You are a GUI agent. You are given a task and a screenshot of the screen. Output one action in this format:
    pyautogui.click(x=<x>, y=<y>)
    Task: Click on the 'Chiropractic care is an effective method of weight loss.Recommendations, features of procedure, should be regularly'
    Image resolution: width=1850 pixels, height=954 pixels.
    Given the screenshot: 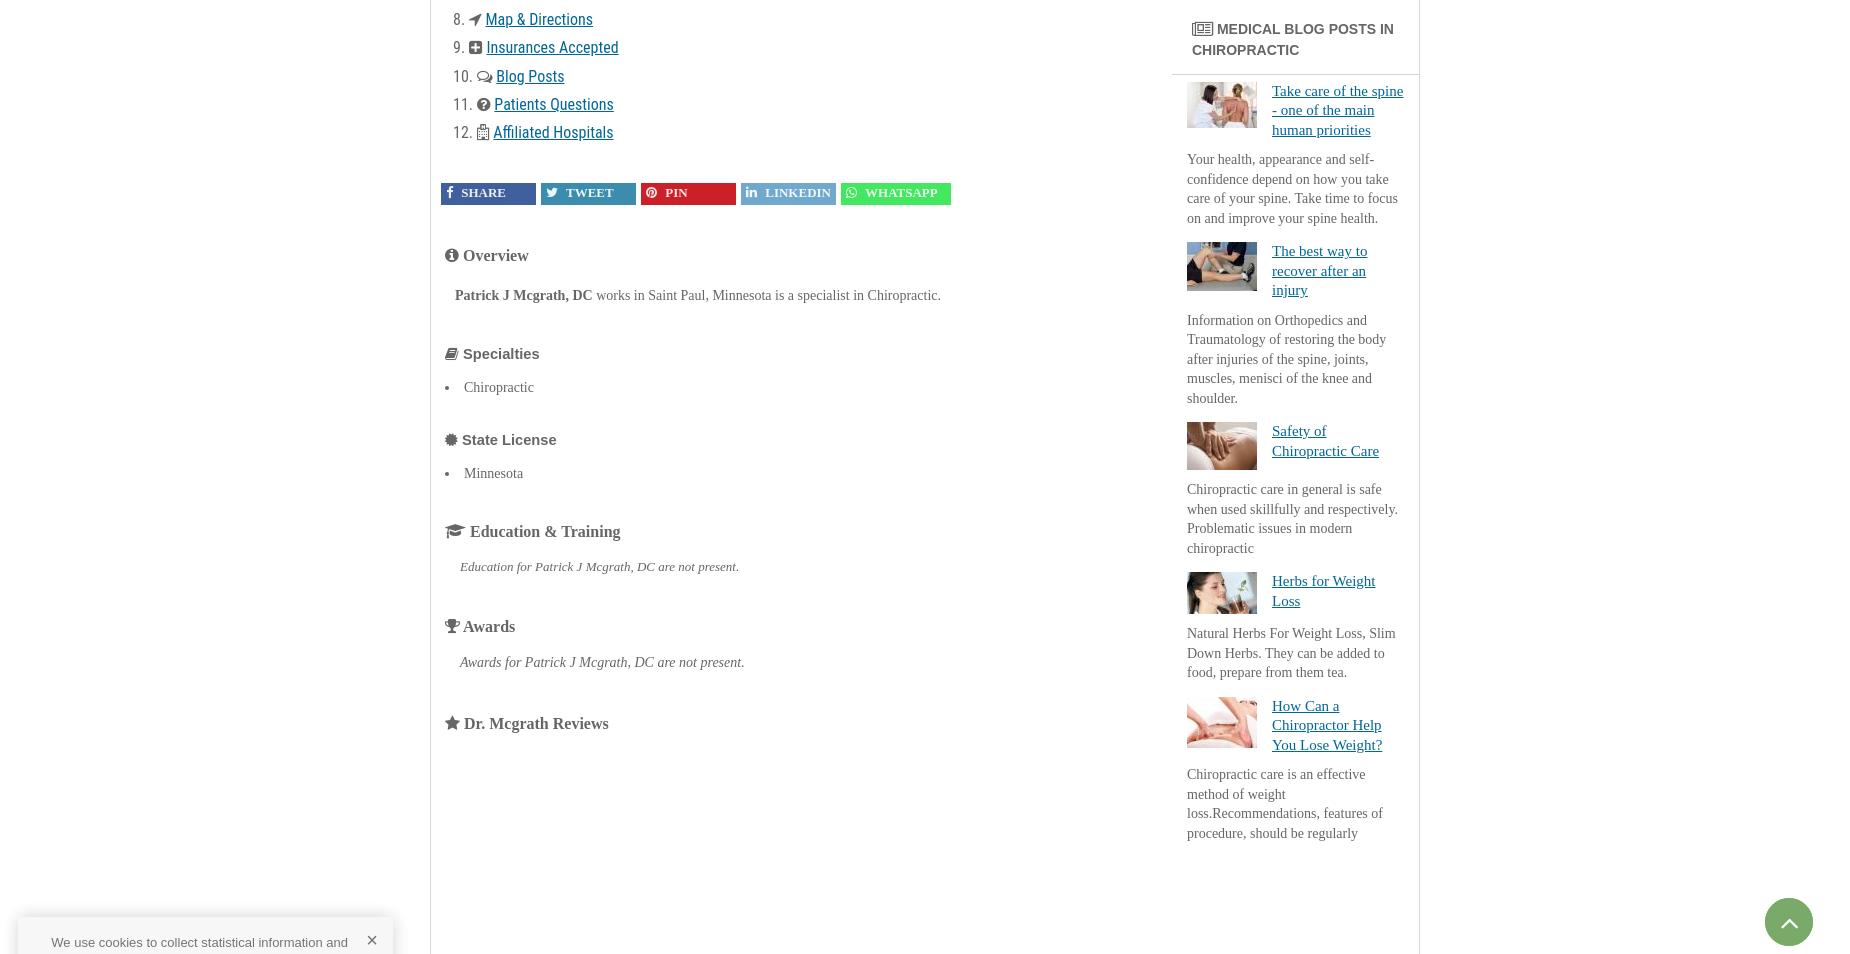 What is the action you would take?
    pyautogui.click(x=1283, y=803)
    